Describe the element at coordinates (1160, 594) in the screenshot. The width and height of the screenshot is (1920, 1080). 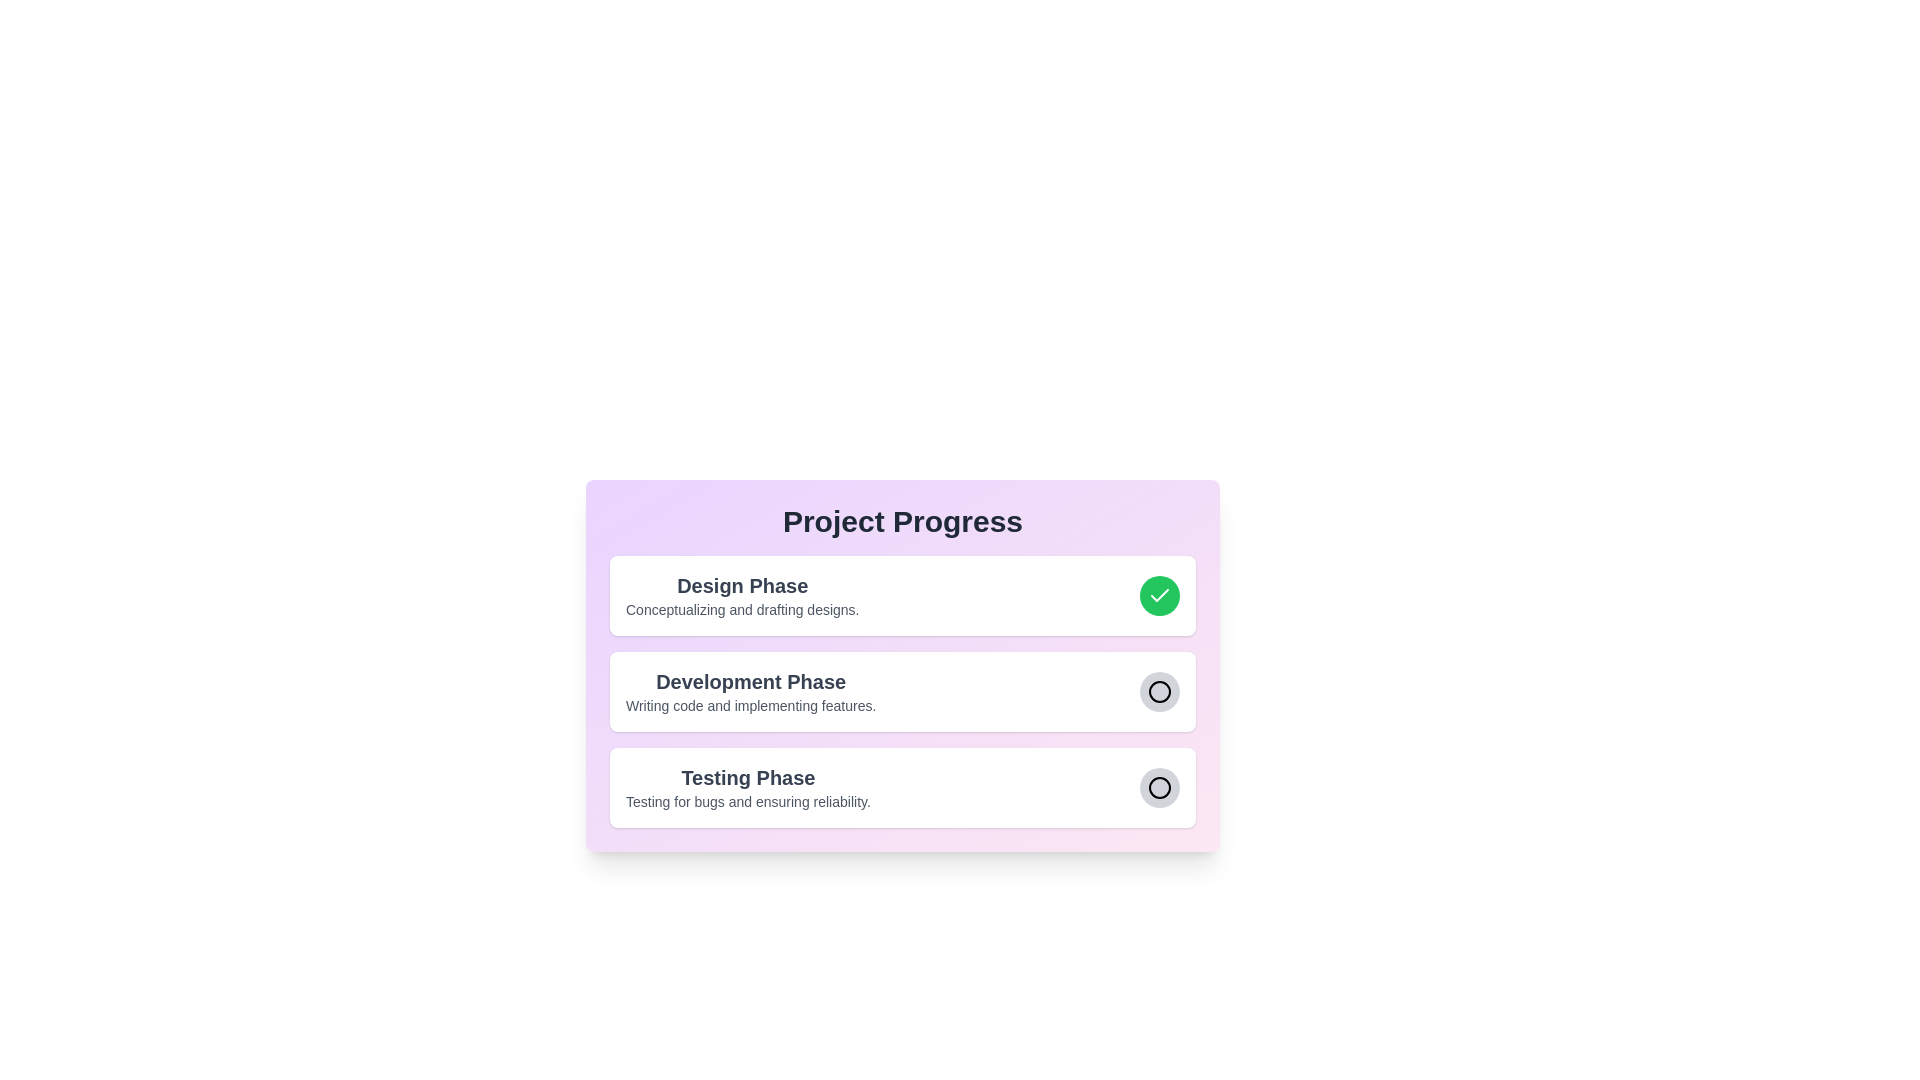
I see `the checkmark icon within the circular green button located to the right of the 'Design Phase' item in the project phases list` at that location.